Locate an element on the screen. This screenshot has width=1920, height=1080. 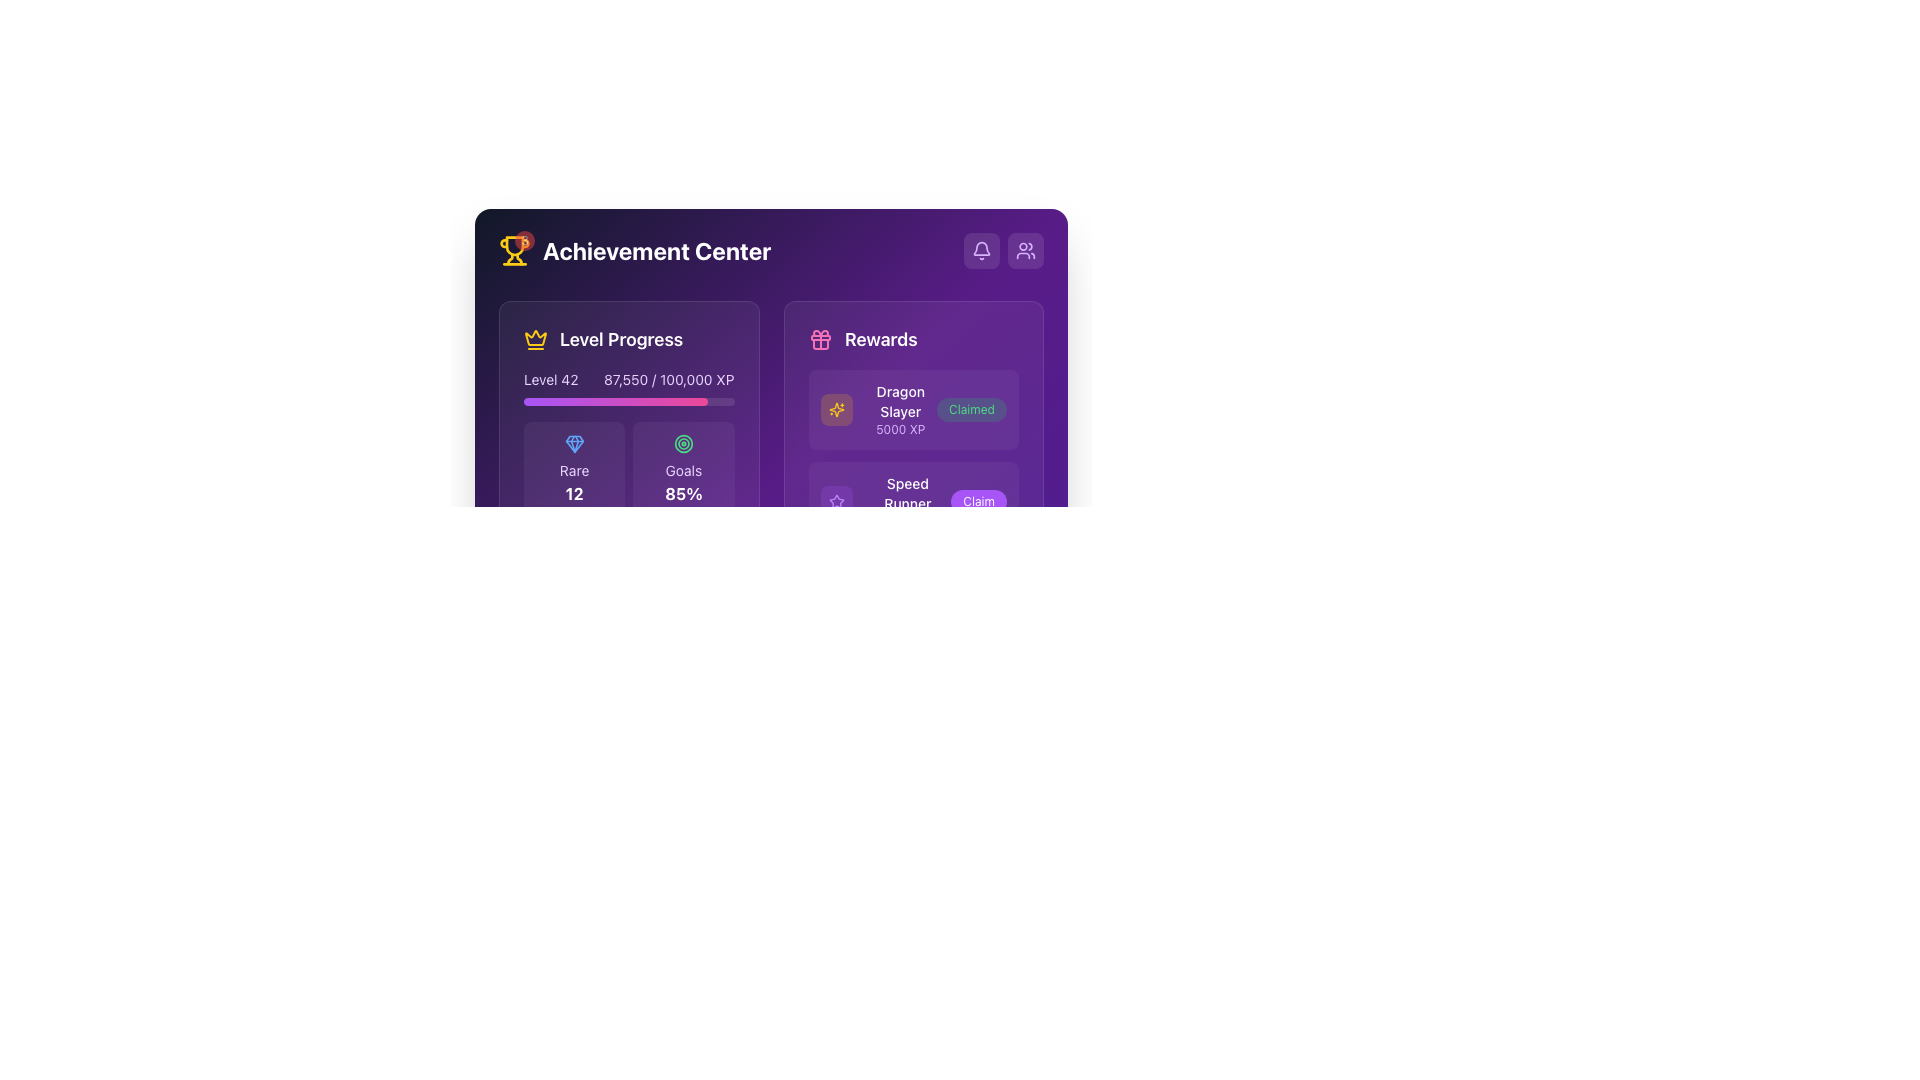
the non-interactive Status Label that indicates the reward 'Dragon Slayer' has already been claimed by the user is located at coordinates (972, 408).